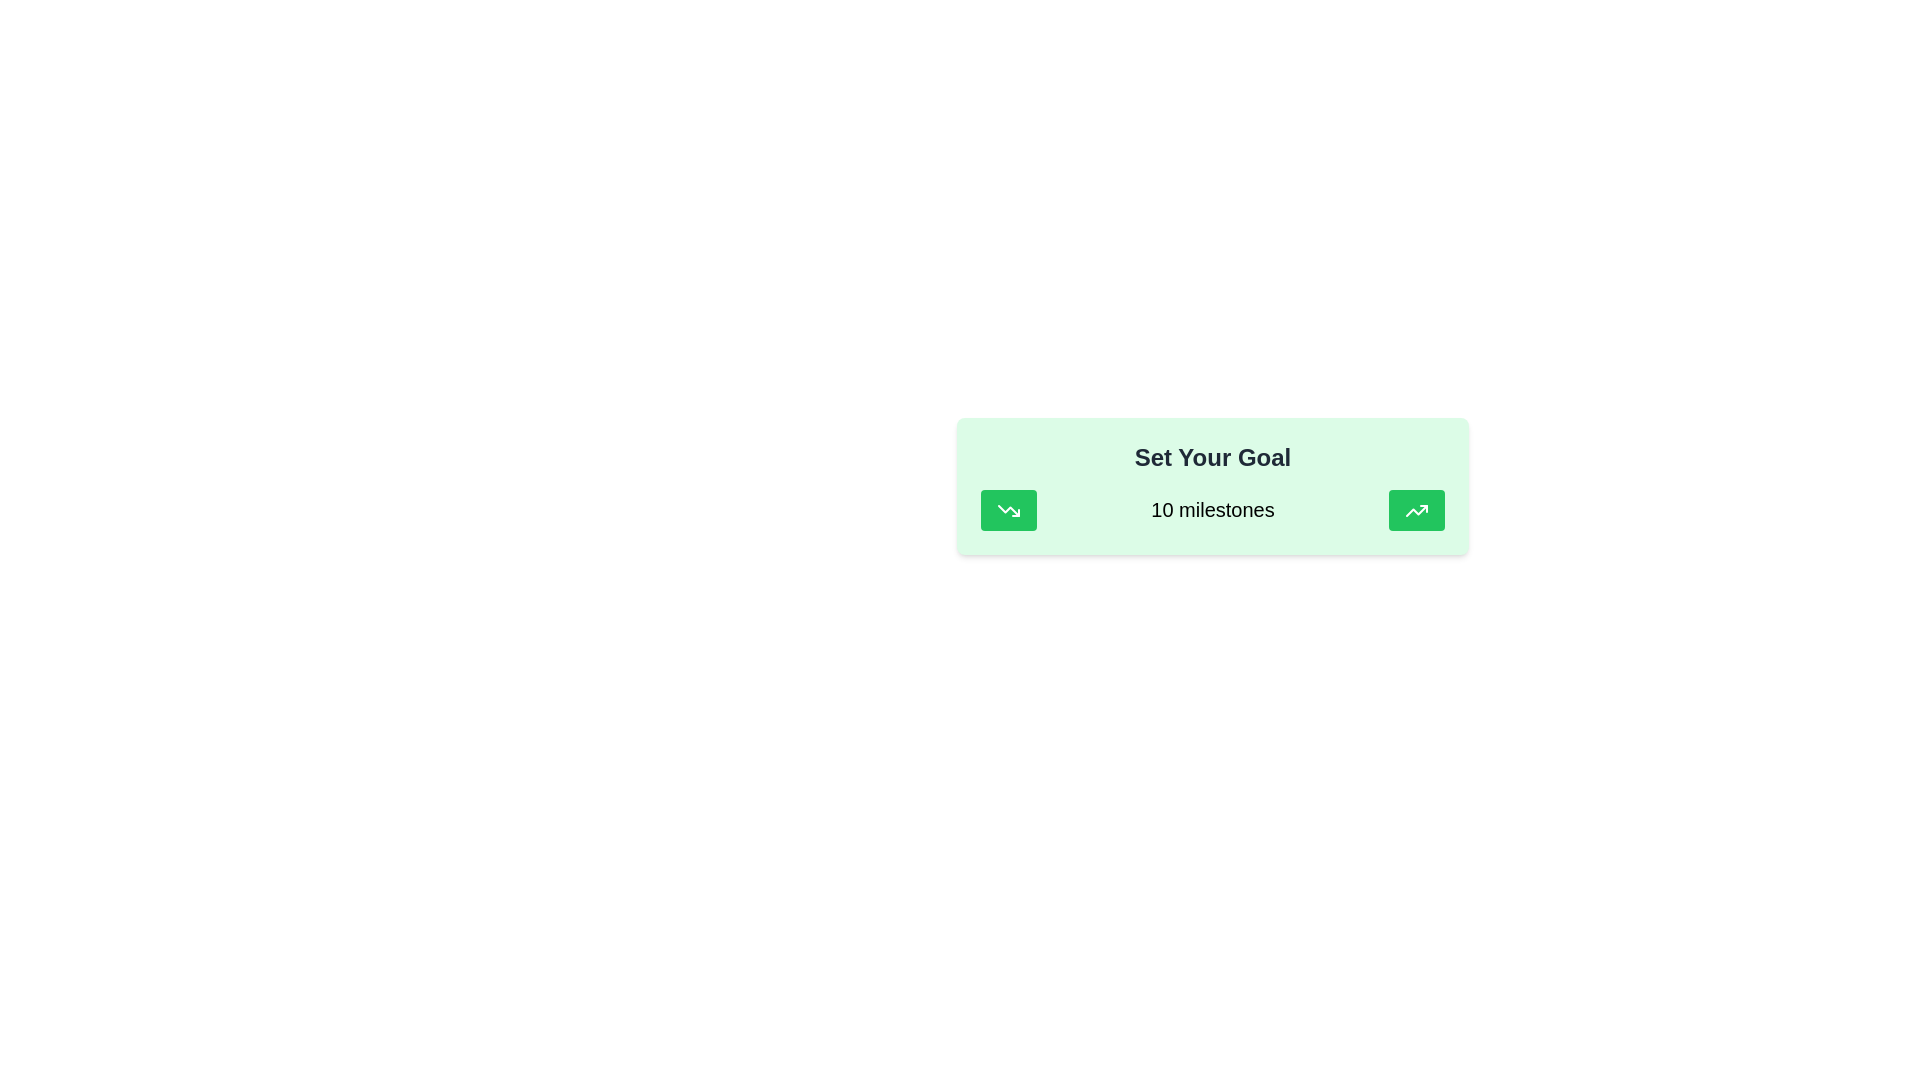 The height and width of the screenshot is (1080, 1920). What do you see at coordinates (1008, 508) in the screenshot?
I see `the leftmost green button that likely decreases a value, positioned to the left of the '10 milestones' text` at bounding box center [1008, 508].